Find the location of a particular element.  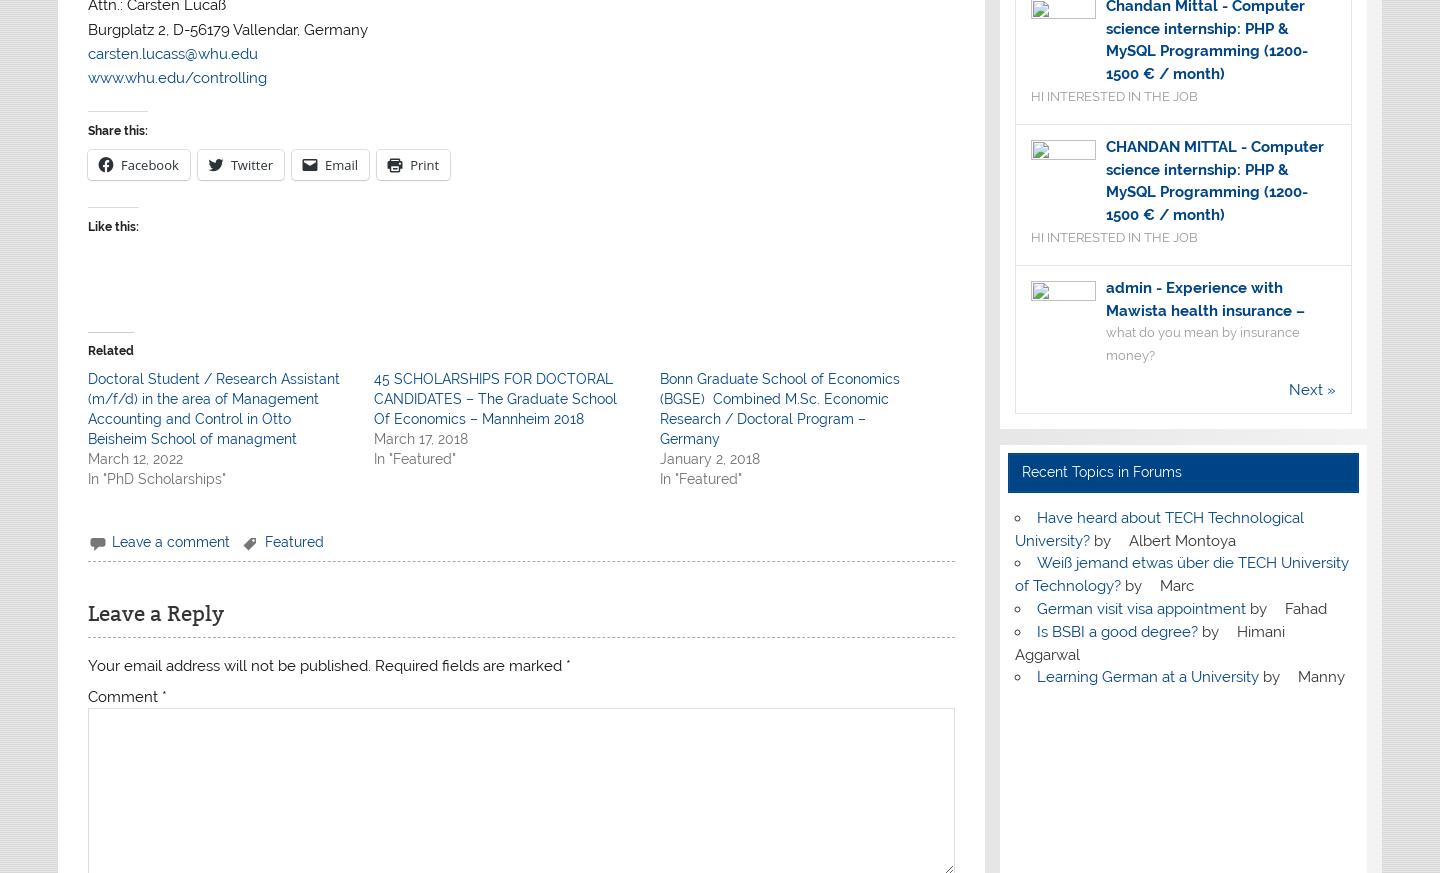

'Leave a comment' is located at coordinates (169, 539).